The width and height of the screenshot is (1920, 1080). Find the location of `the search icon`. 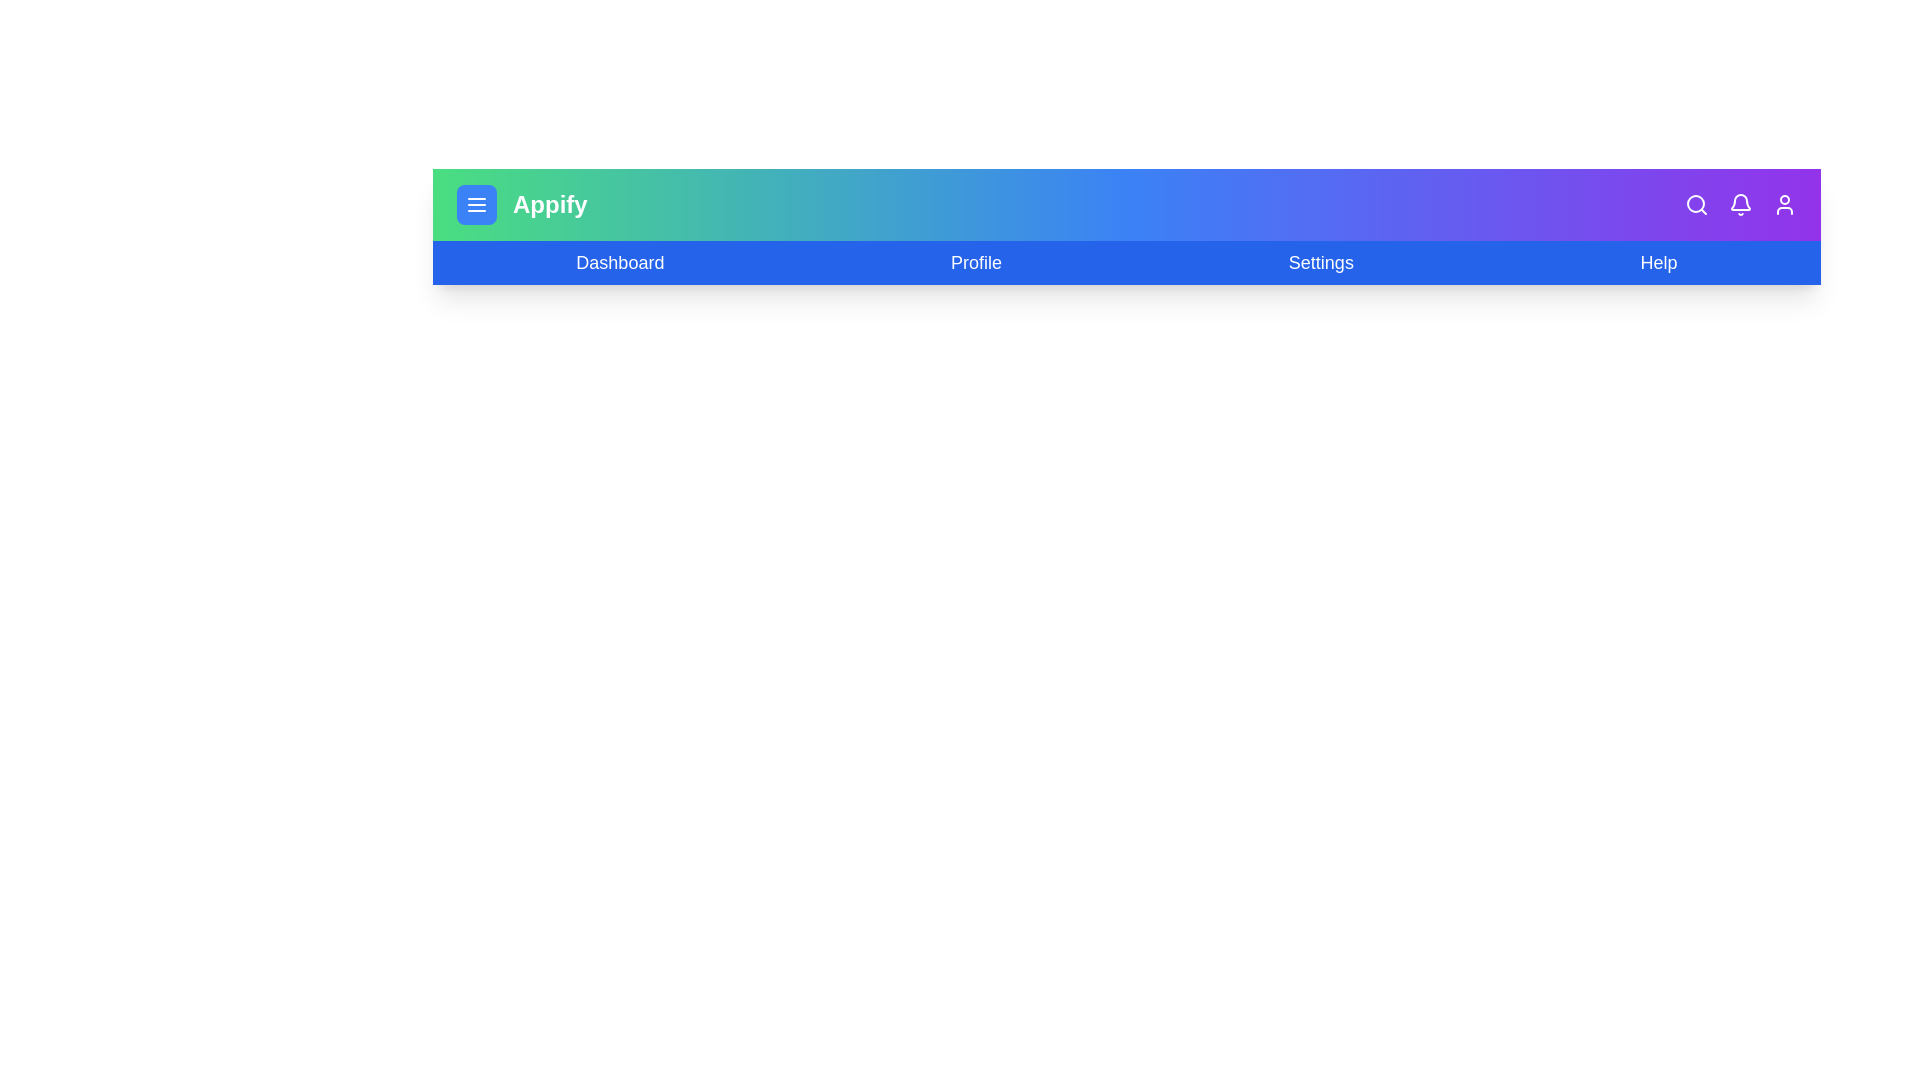

the search icon is located at coordinates (1696, 204).